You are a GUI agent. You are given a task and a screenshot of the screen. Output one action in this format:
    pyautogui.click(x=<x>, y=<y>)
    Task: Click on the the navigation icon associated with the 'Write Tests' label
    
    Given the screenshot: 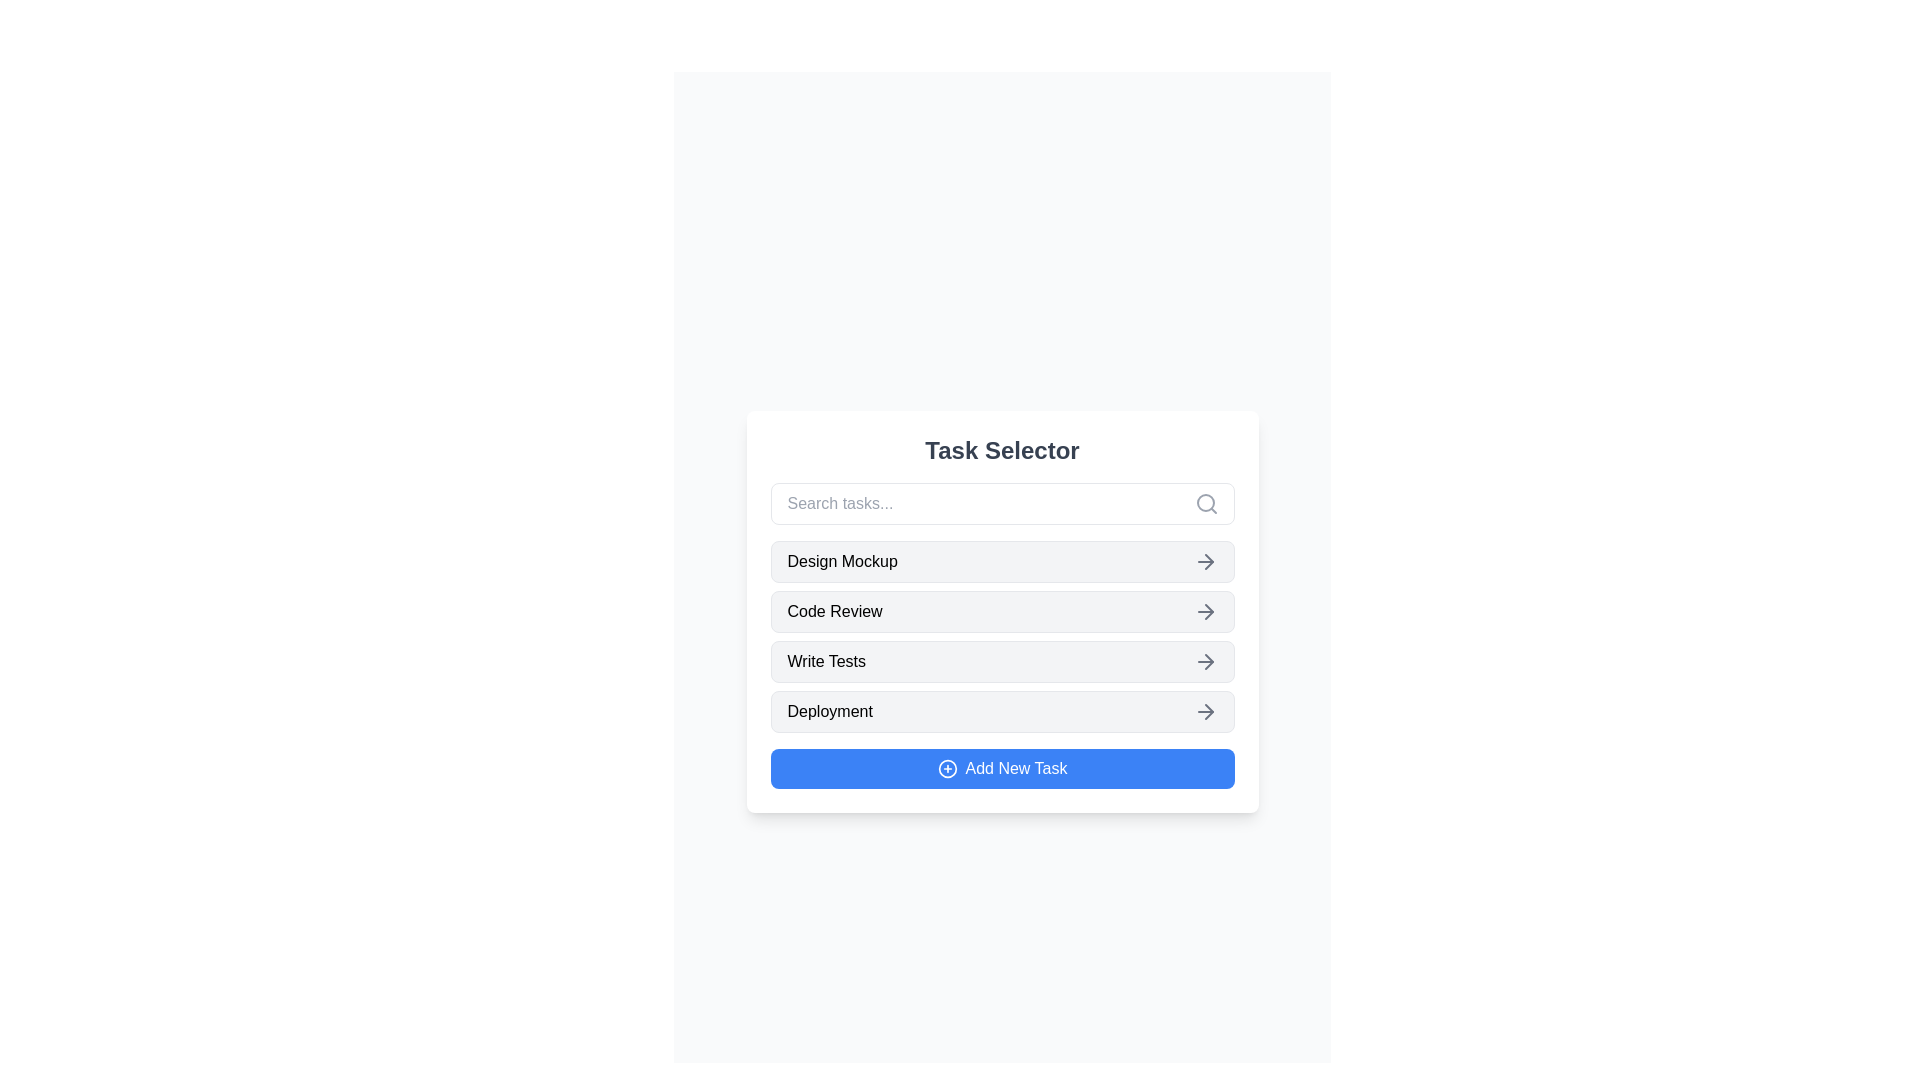 What is the action you would take?
    pyautogui.click(x=1204, y=662)
    